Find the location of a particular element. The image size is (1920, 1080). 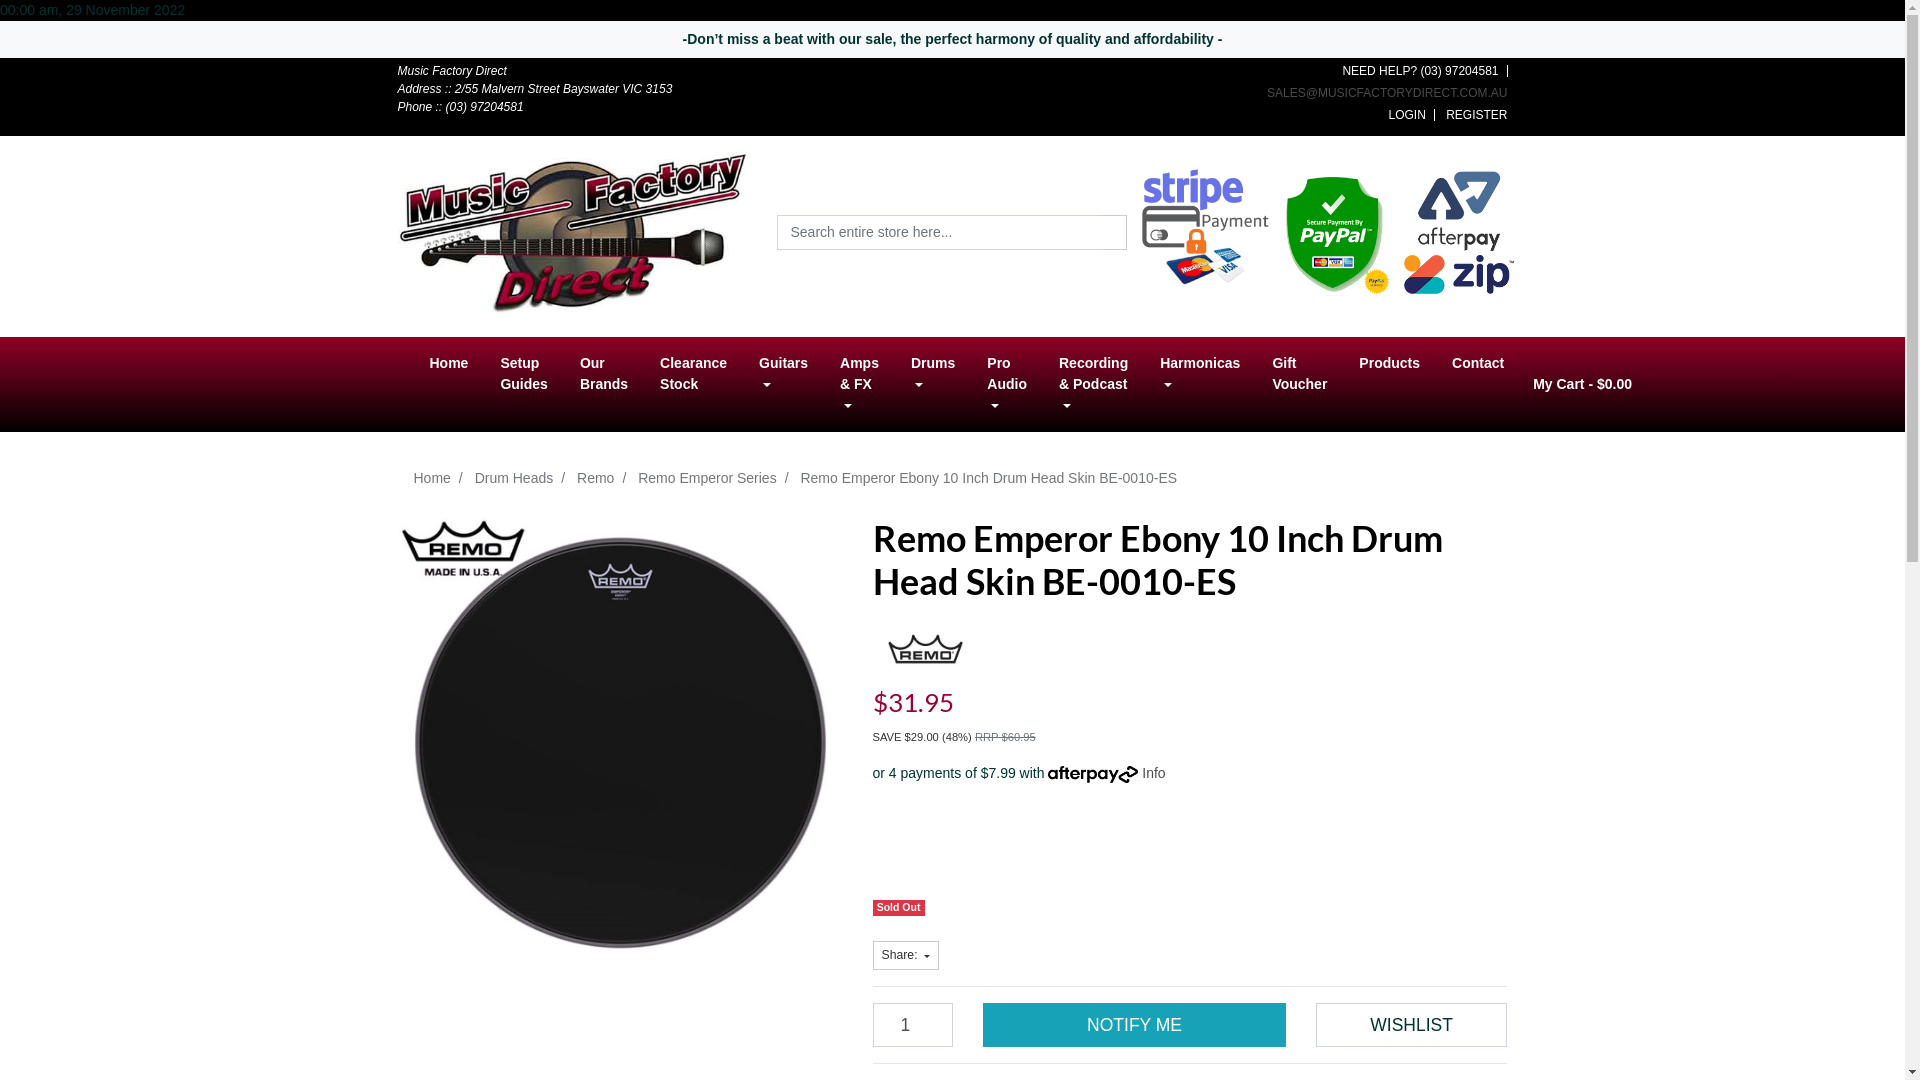

'Products' is located at coordinates (1388, 363).